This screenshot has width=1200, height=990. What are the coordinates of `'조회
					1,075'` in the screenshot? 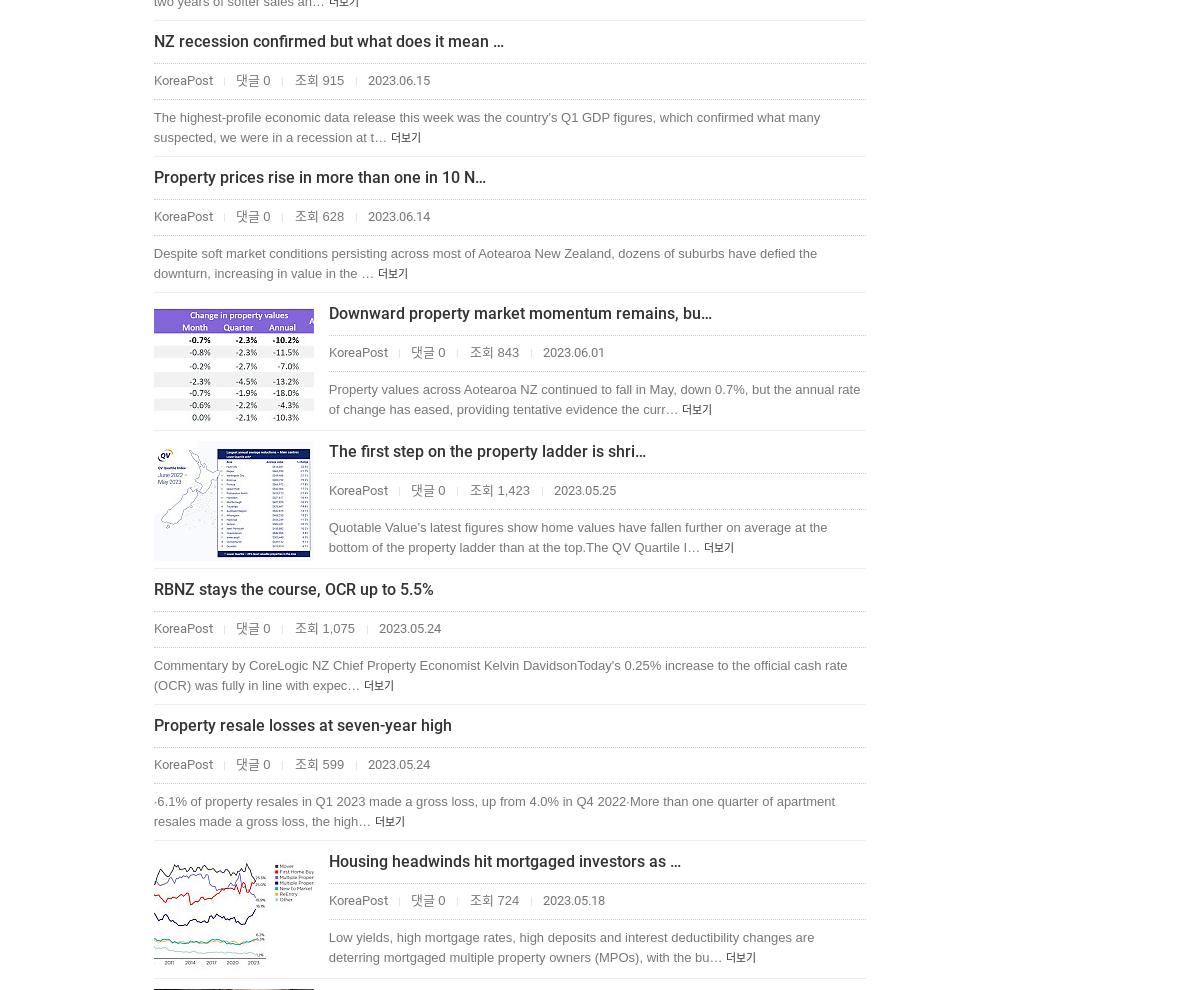 It's located at (290, 627).